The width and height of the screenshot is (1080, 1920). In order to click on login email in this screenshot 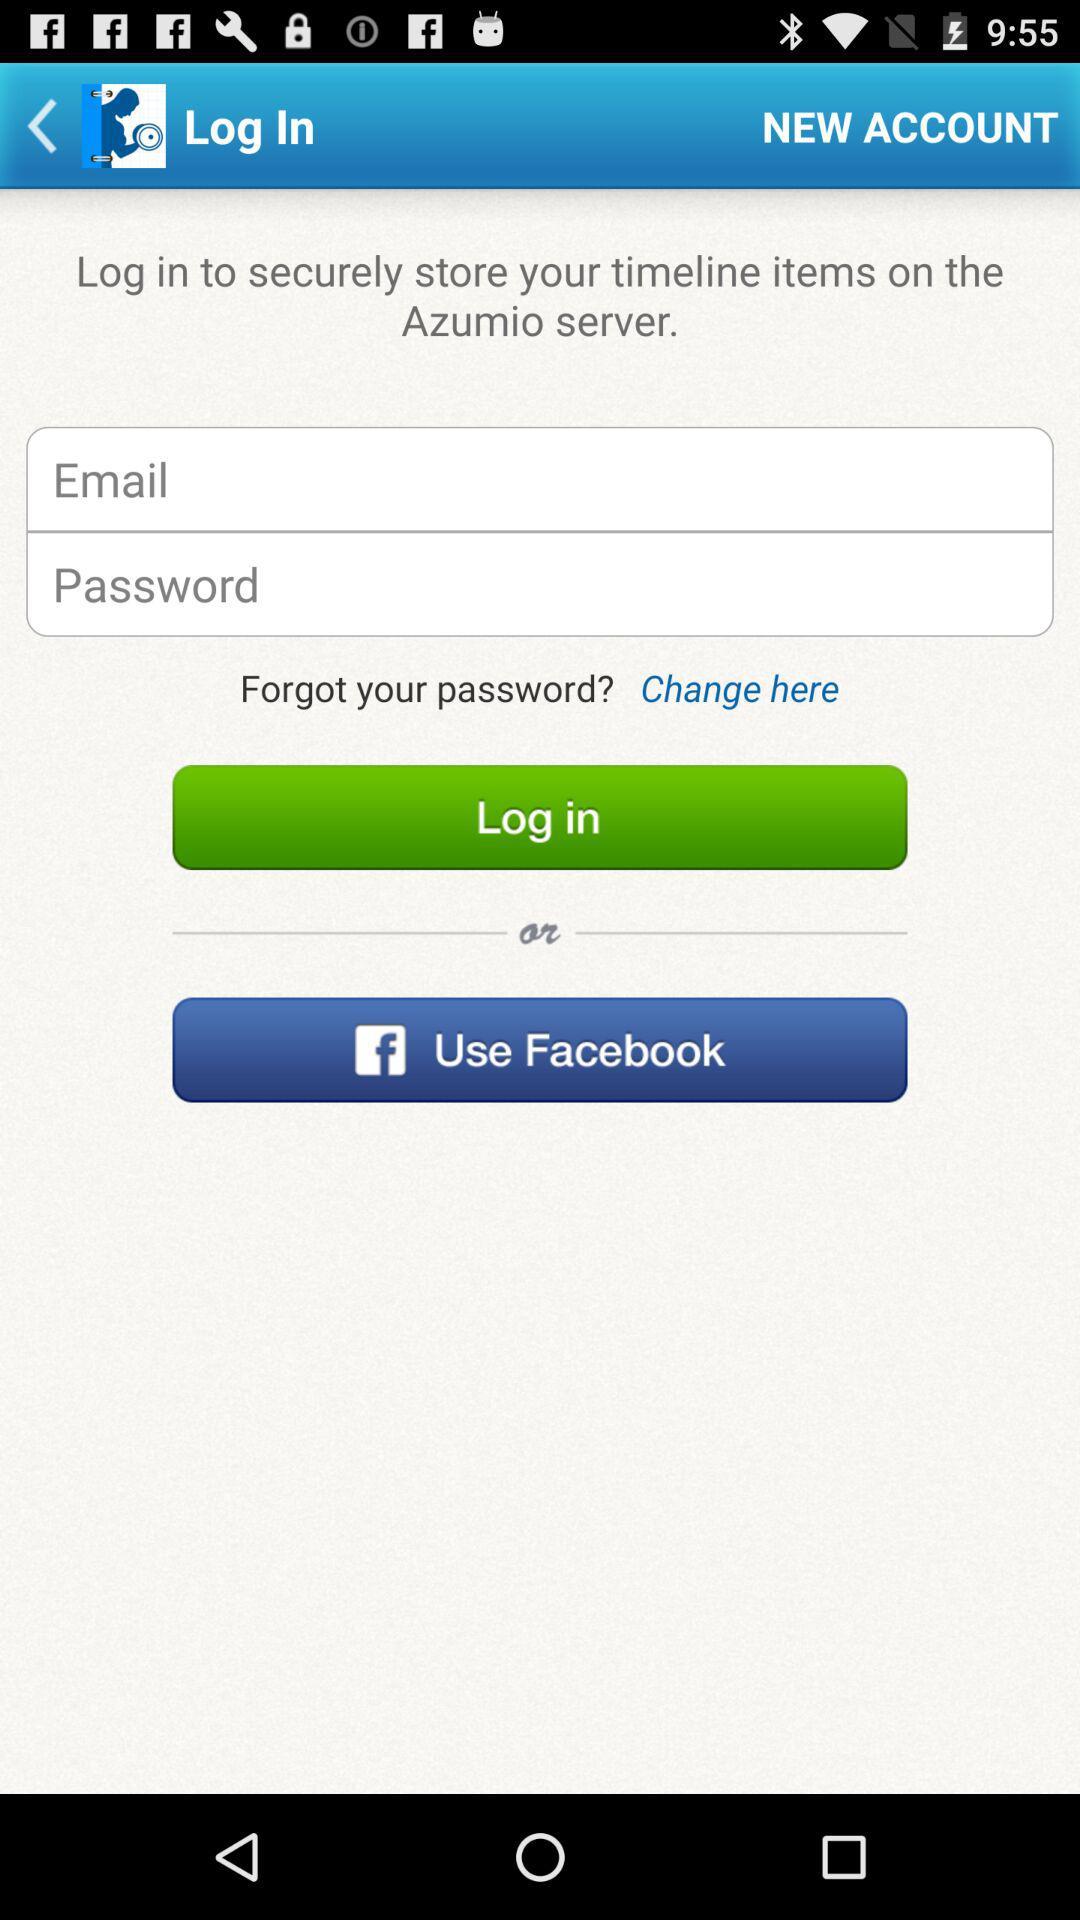, I will do `click(540, 478)`.